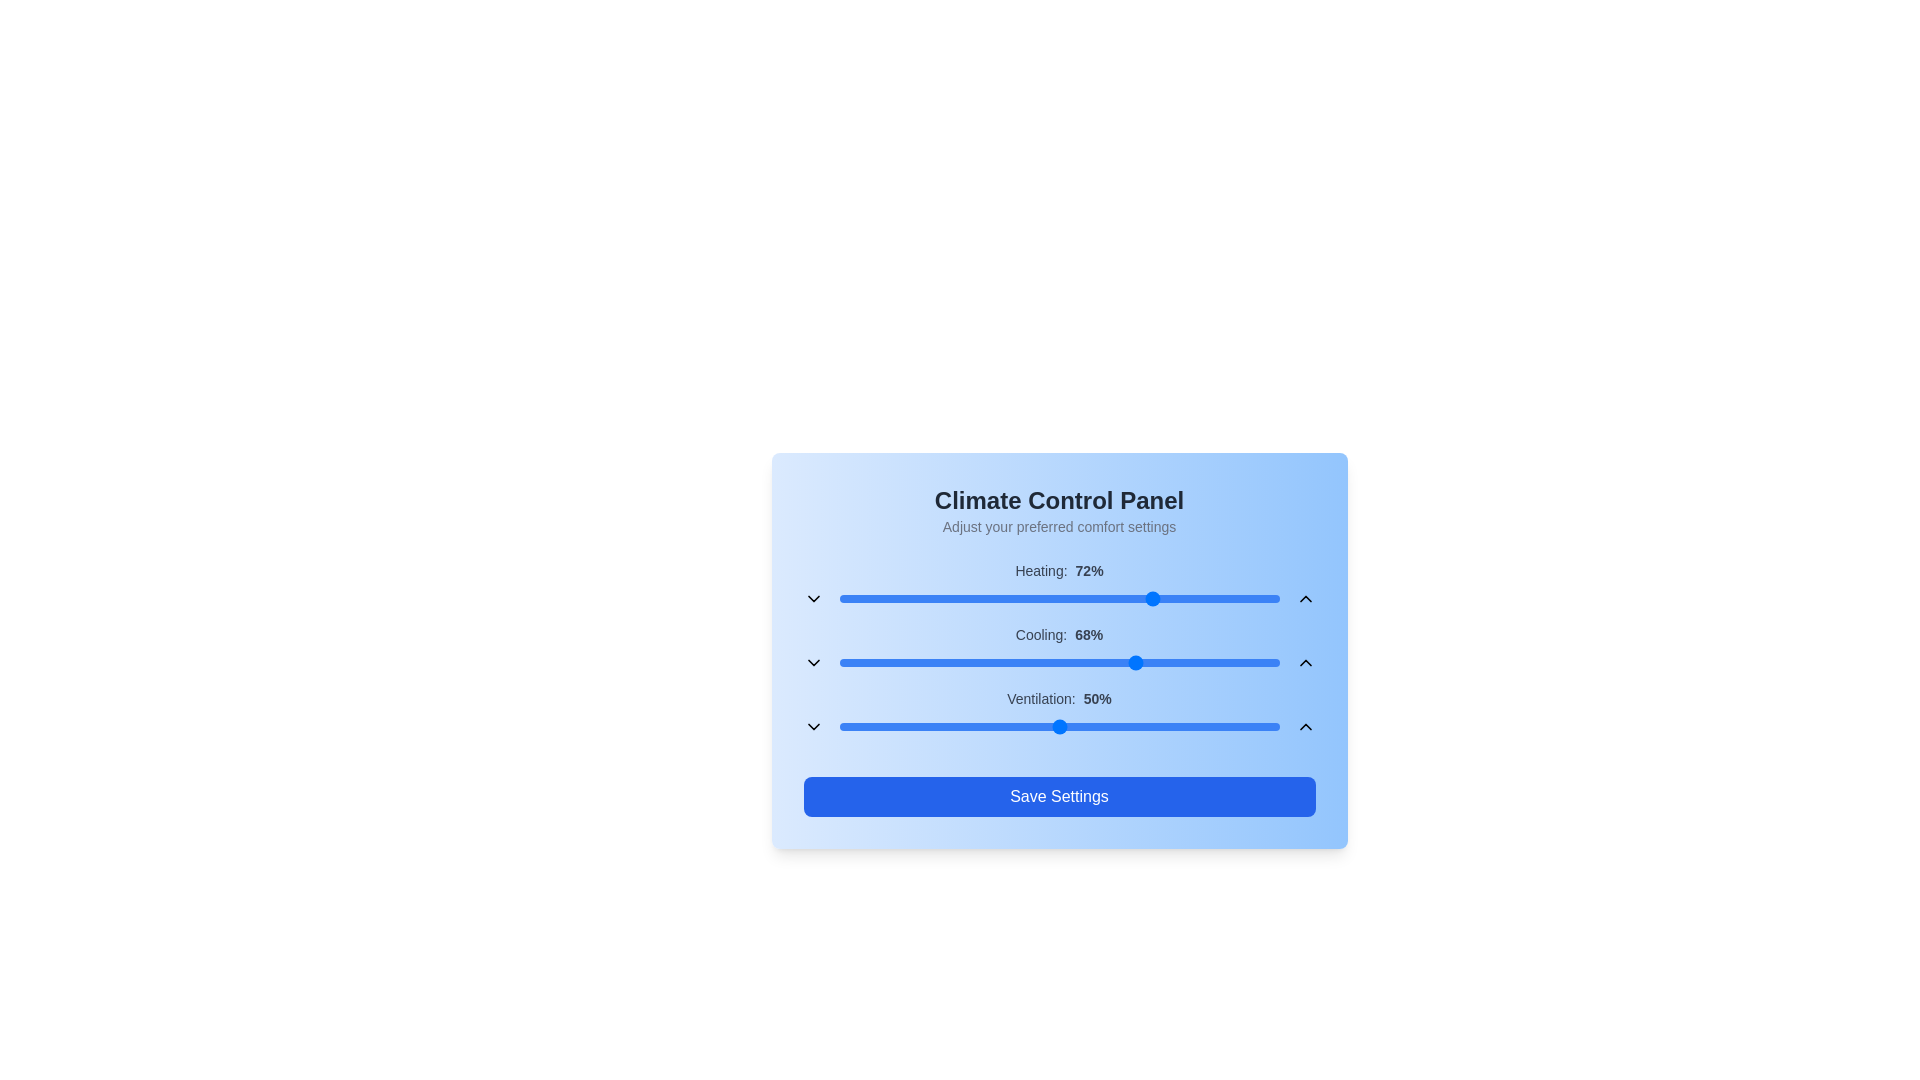 The image size is (1920, 1080). Describe the element at coordinates (1305, 597) in the screenshot. I see `the up button to adjust the heating setting` at that location.